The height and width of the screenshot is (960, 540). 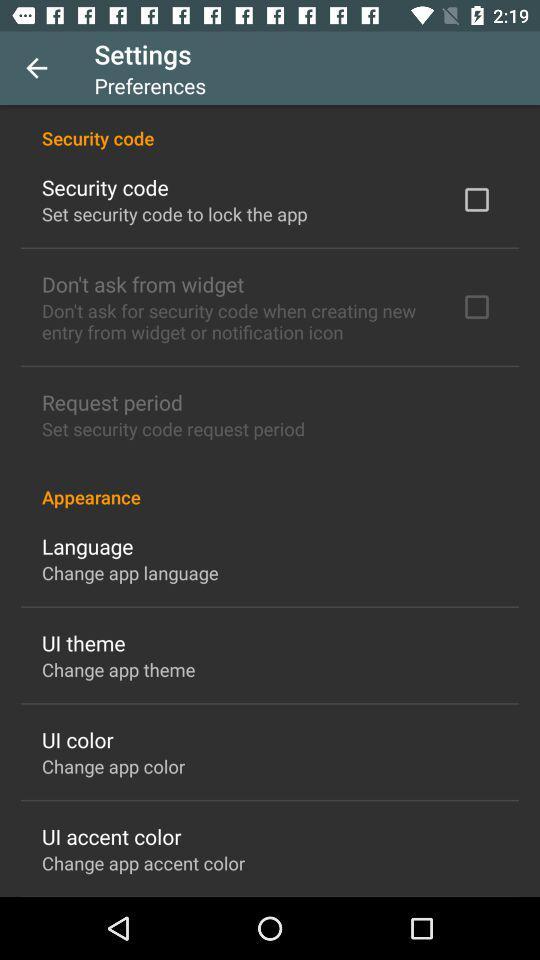 I want to click on the appearance item, so click(x=270, y=485).